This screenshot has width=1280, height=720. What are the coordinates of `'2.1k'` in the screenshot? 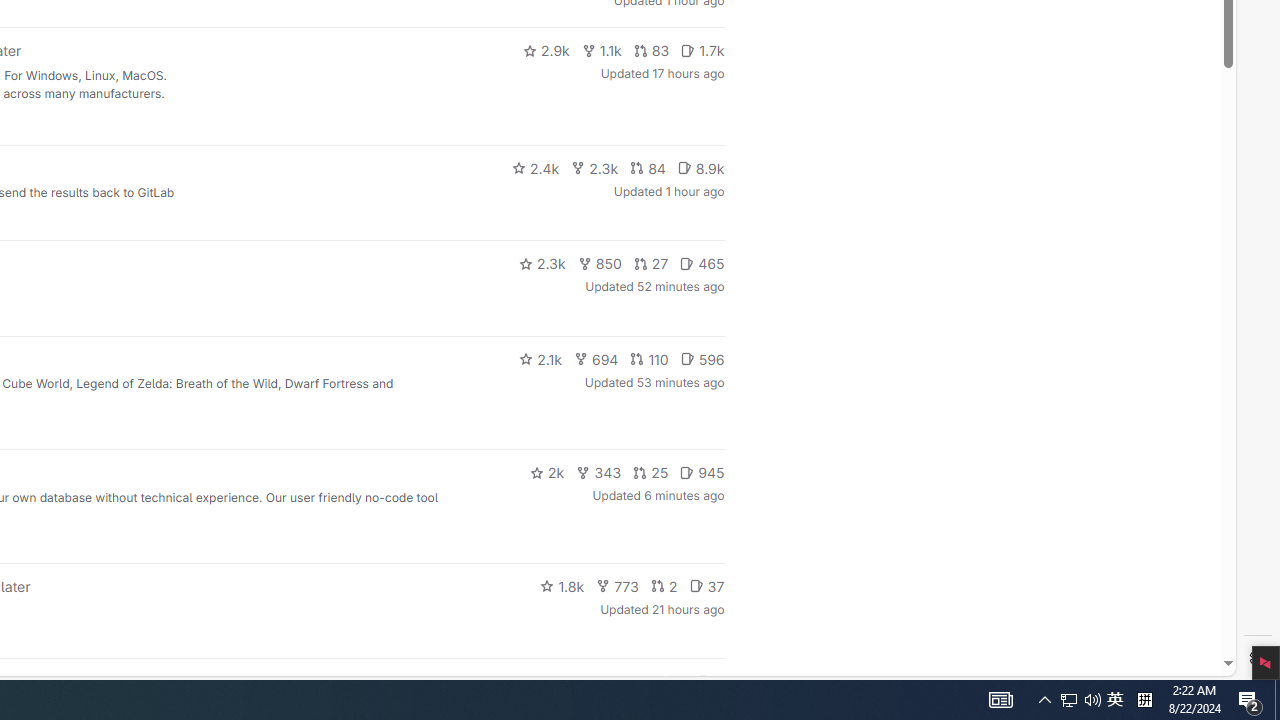 It's located at (540, 357).